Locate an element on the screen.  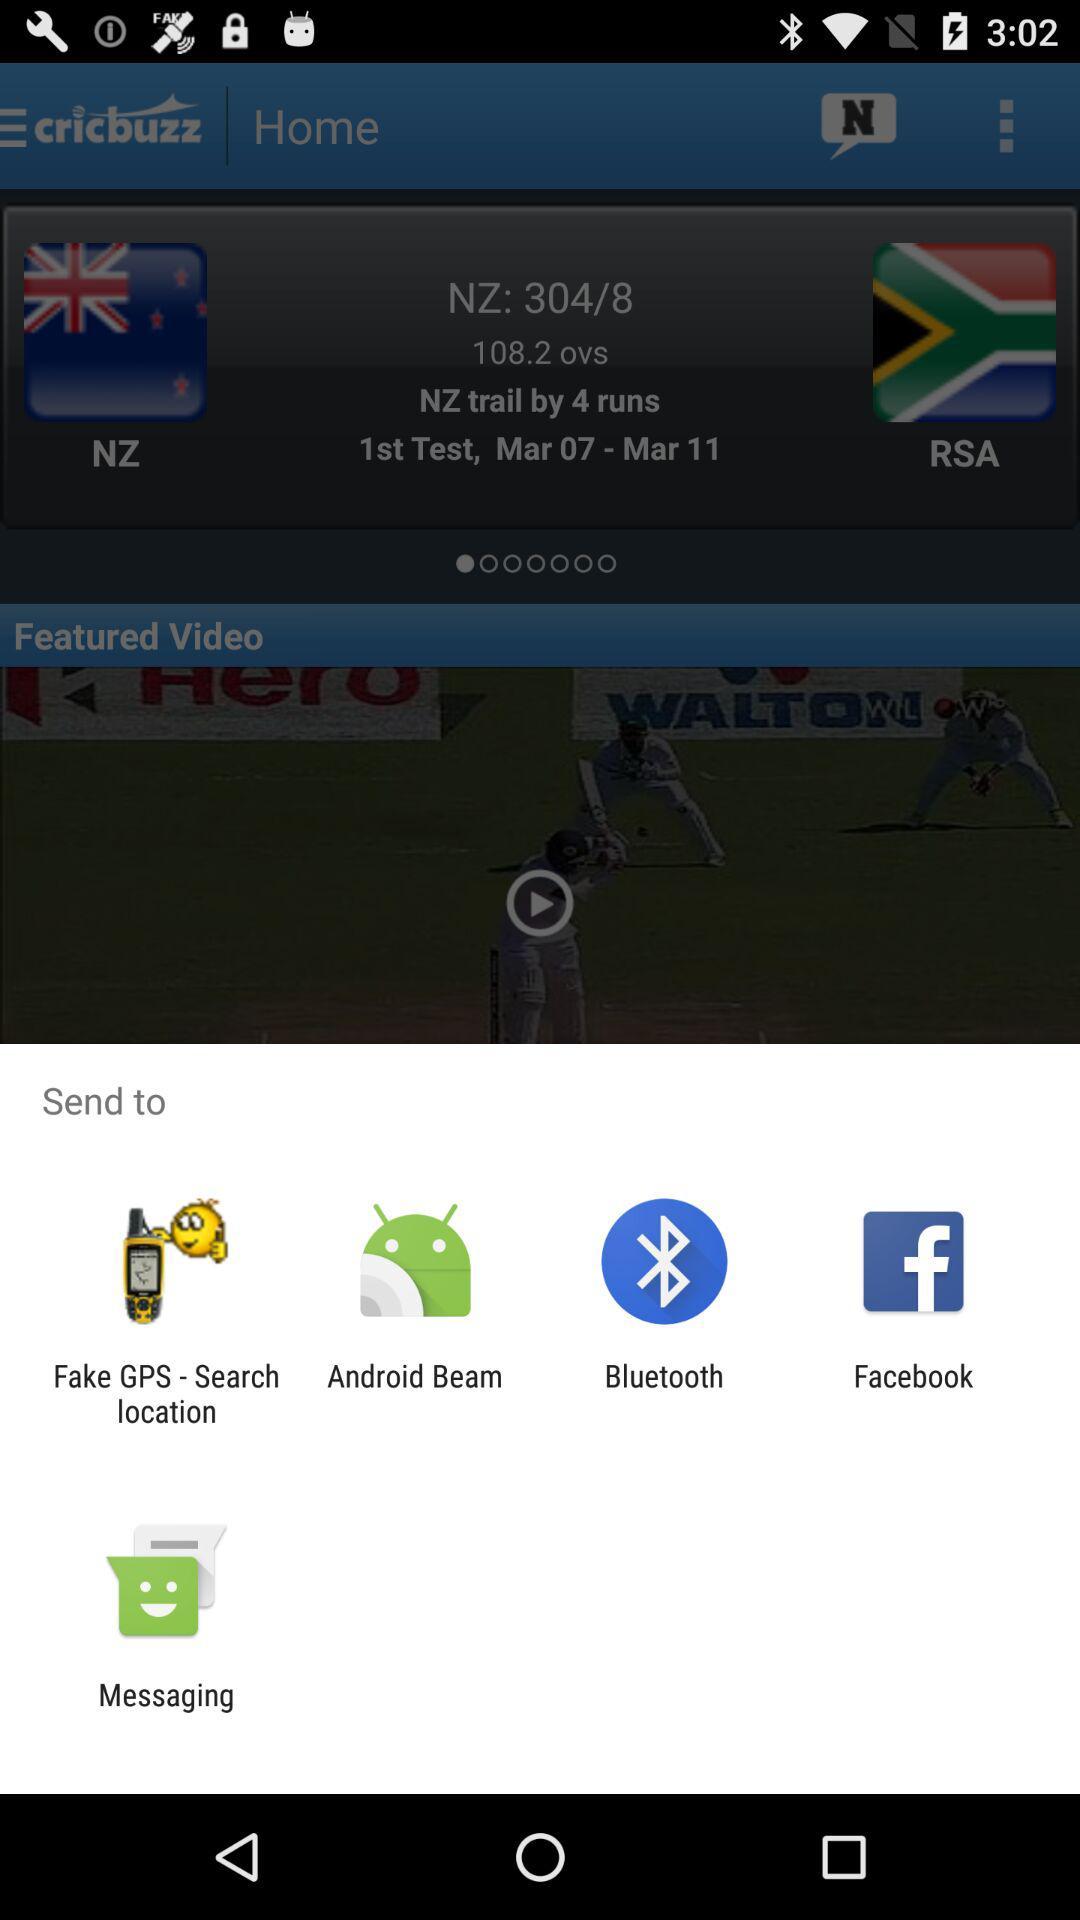
the facebook is located at coordinates (913, 1392).